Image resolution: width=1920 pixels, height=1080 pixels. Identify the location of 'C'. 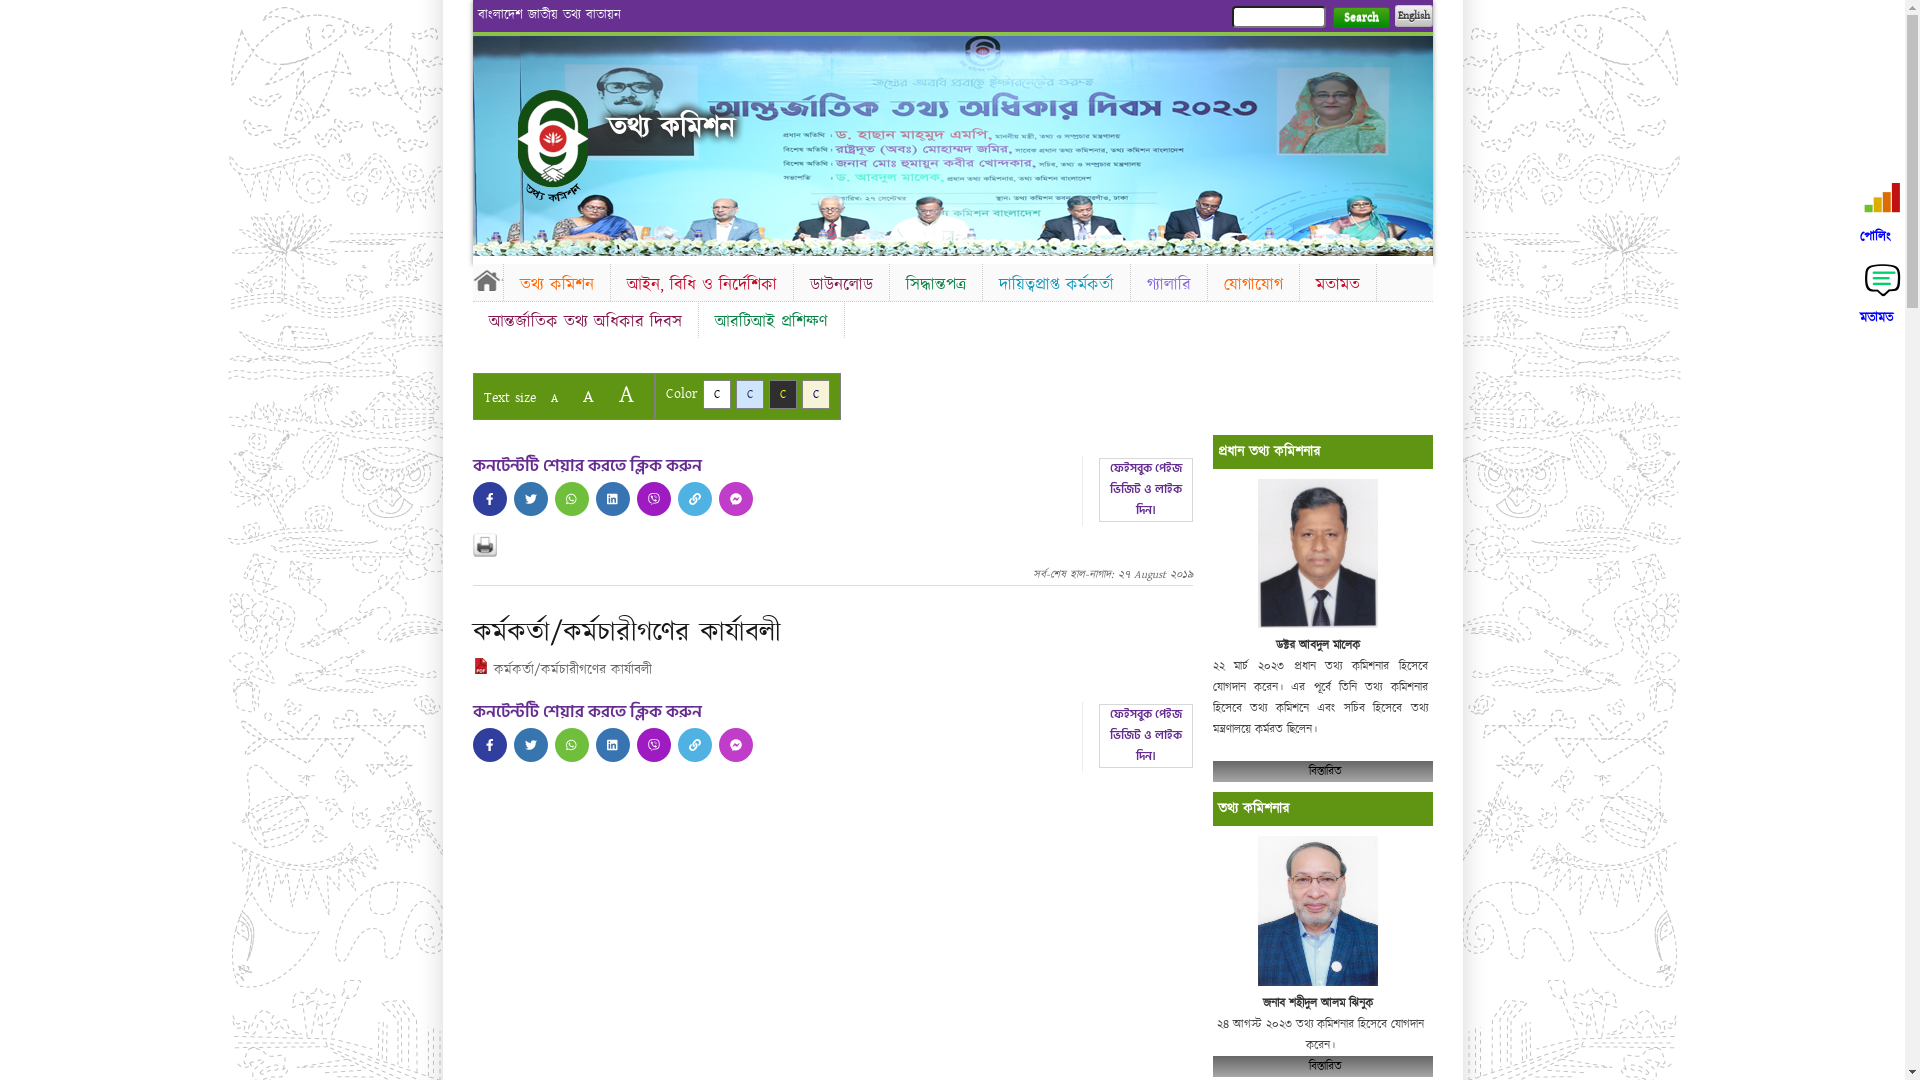
(748, 394).